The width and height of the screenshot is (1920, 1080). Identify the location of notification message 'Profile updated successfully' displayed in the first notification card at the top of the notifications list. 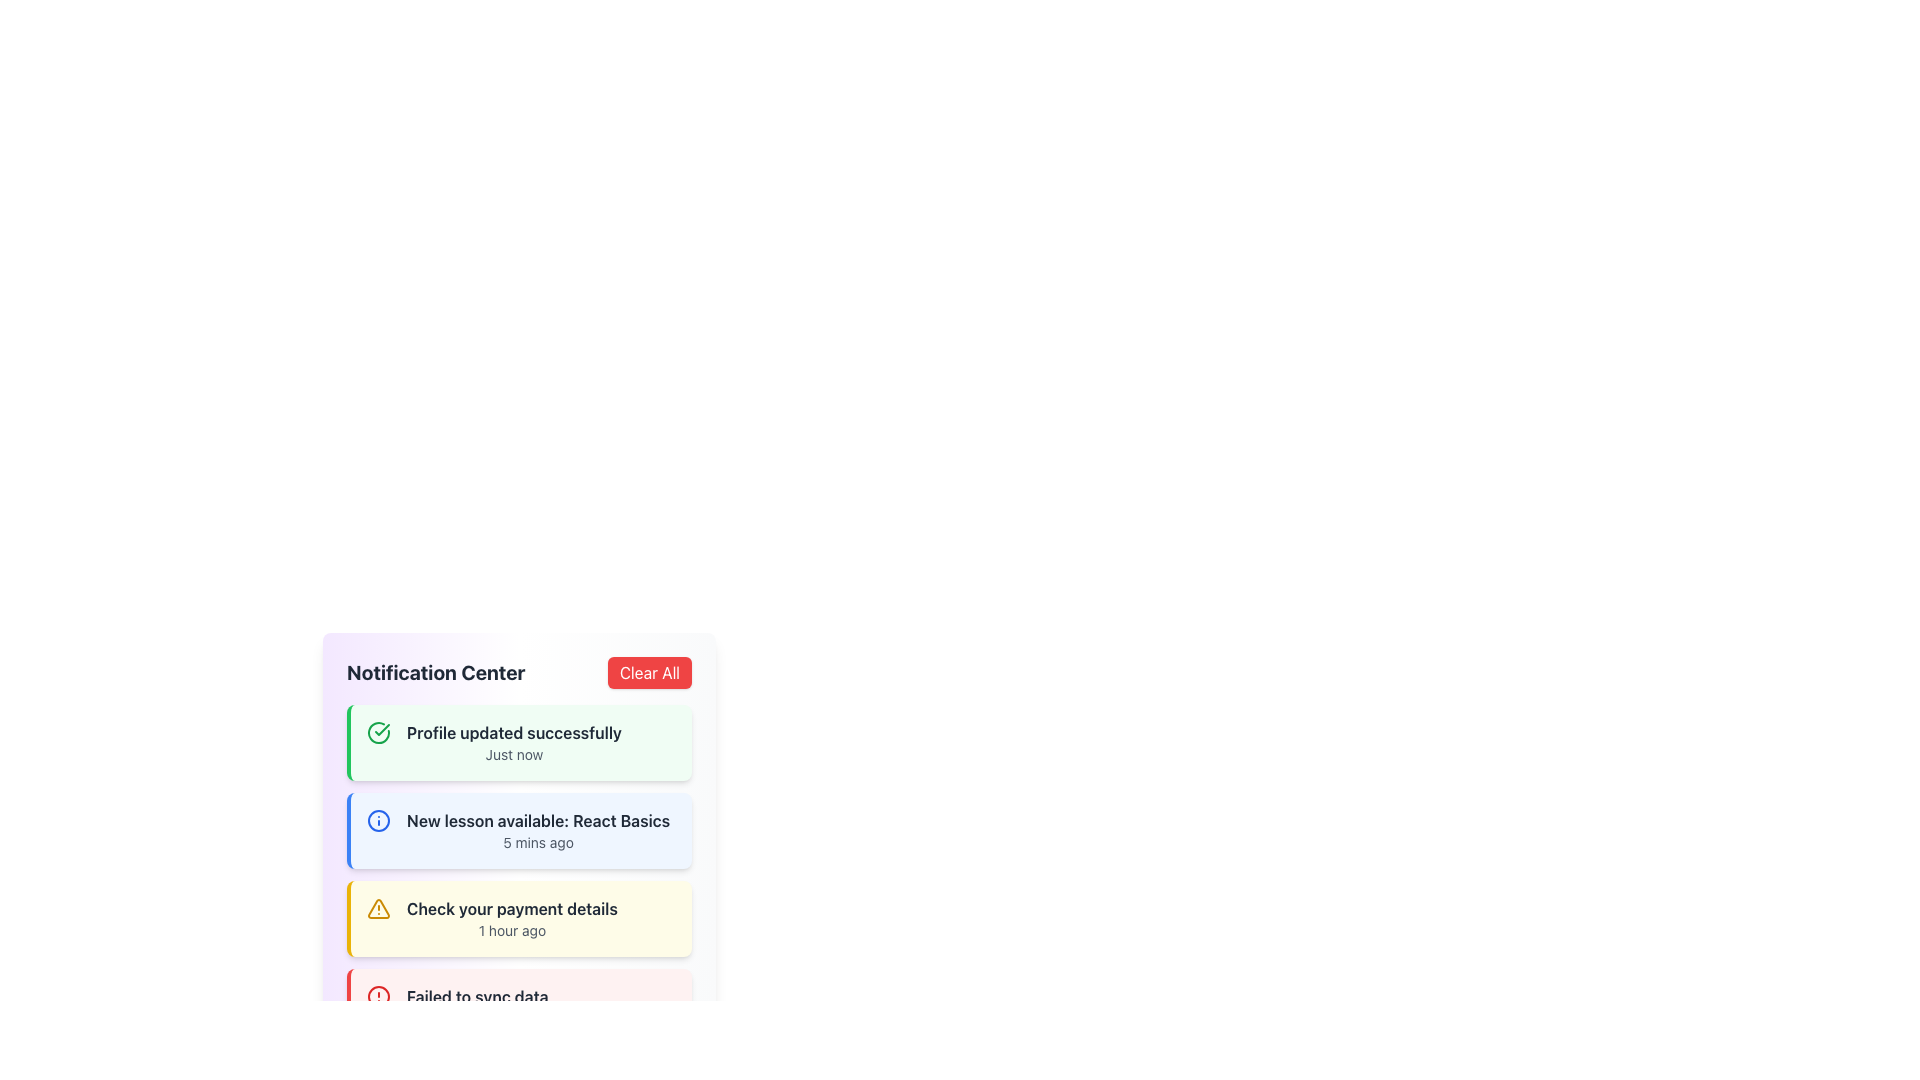
(514, 743).